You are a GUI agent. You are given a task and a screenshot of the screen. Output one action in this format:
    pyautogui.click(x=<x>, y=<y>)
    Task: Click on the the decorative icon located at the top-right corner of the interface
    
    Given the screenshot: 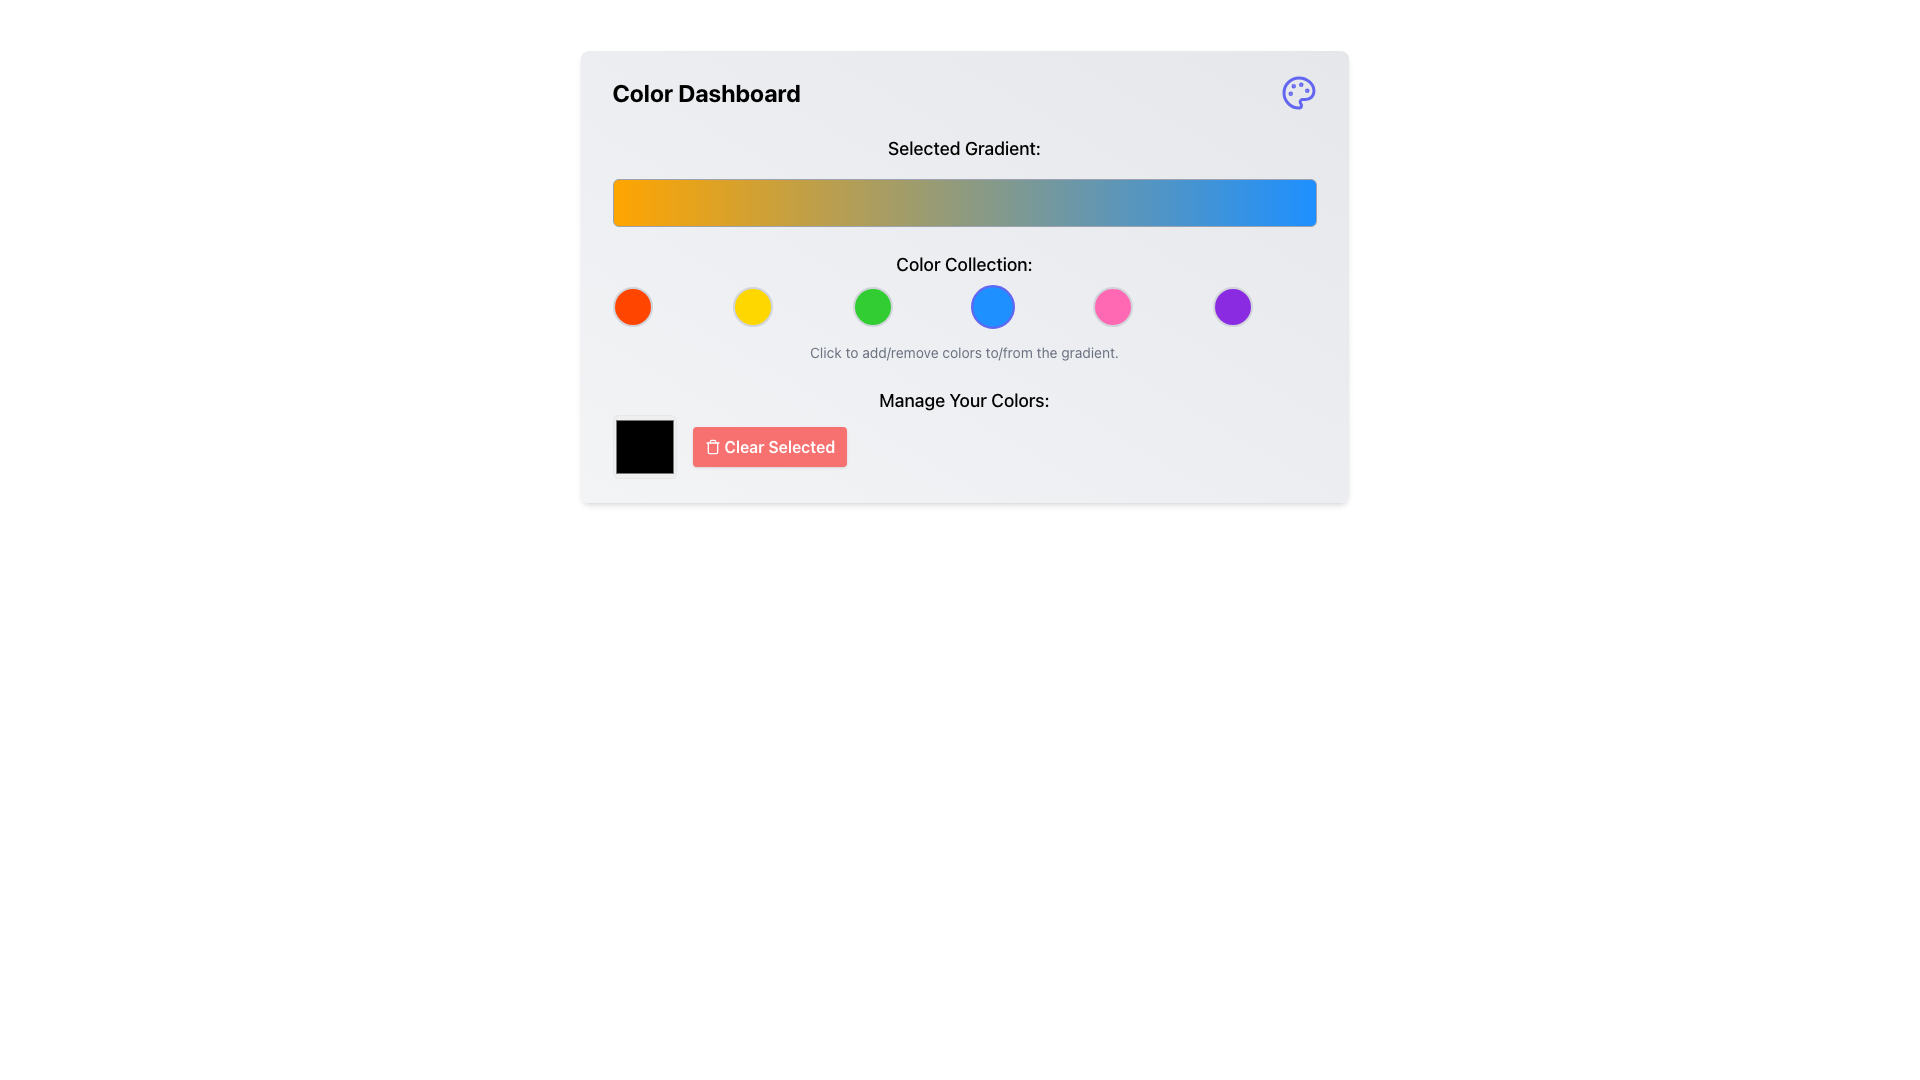 What is the action you would take?
    pyautogui.click(x=1298, y=92)
    